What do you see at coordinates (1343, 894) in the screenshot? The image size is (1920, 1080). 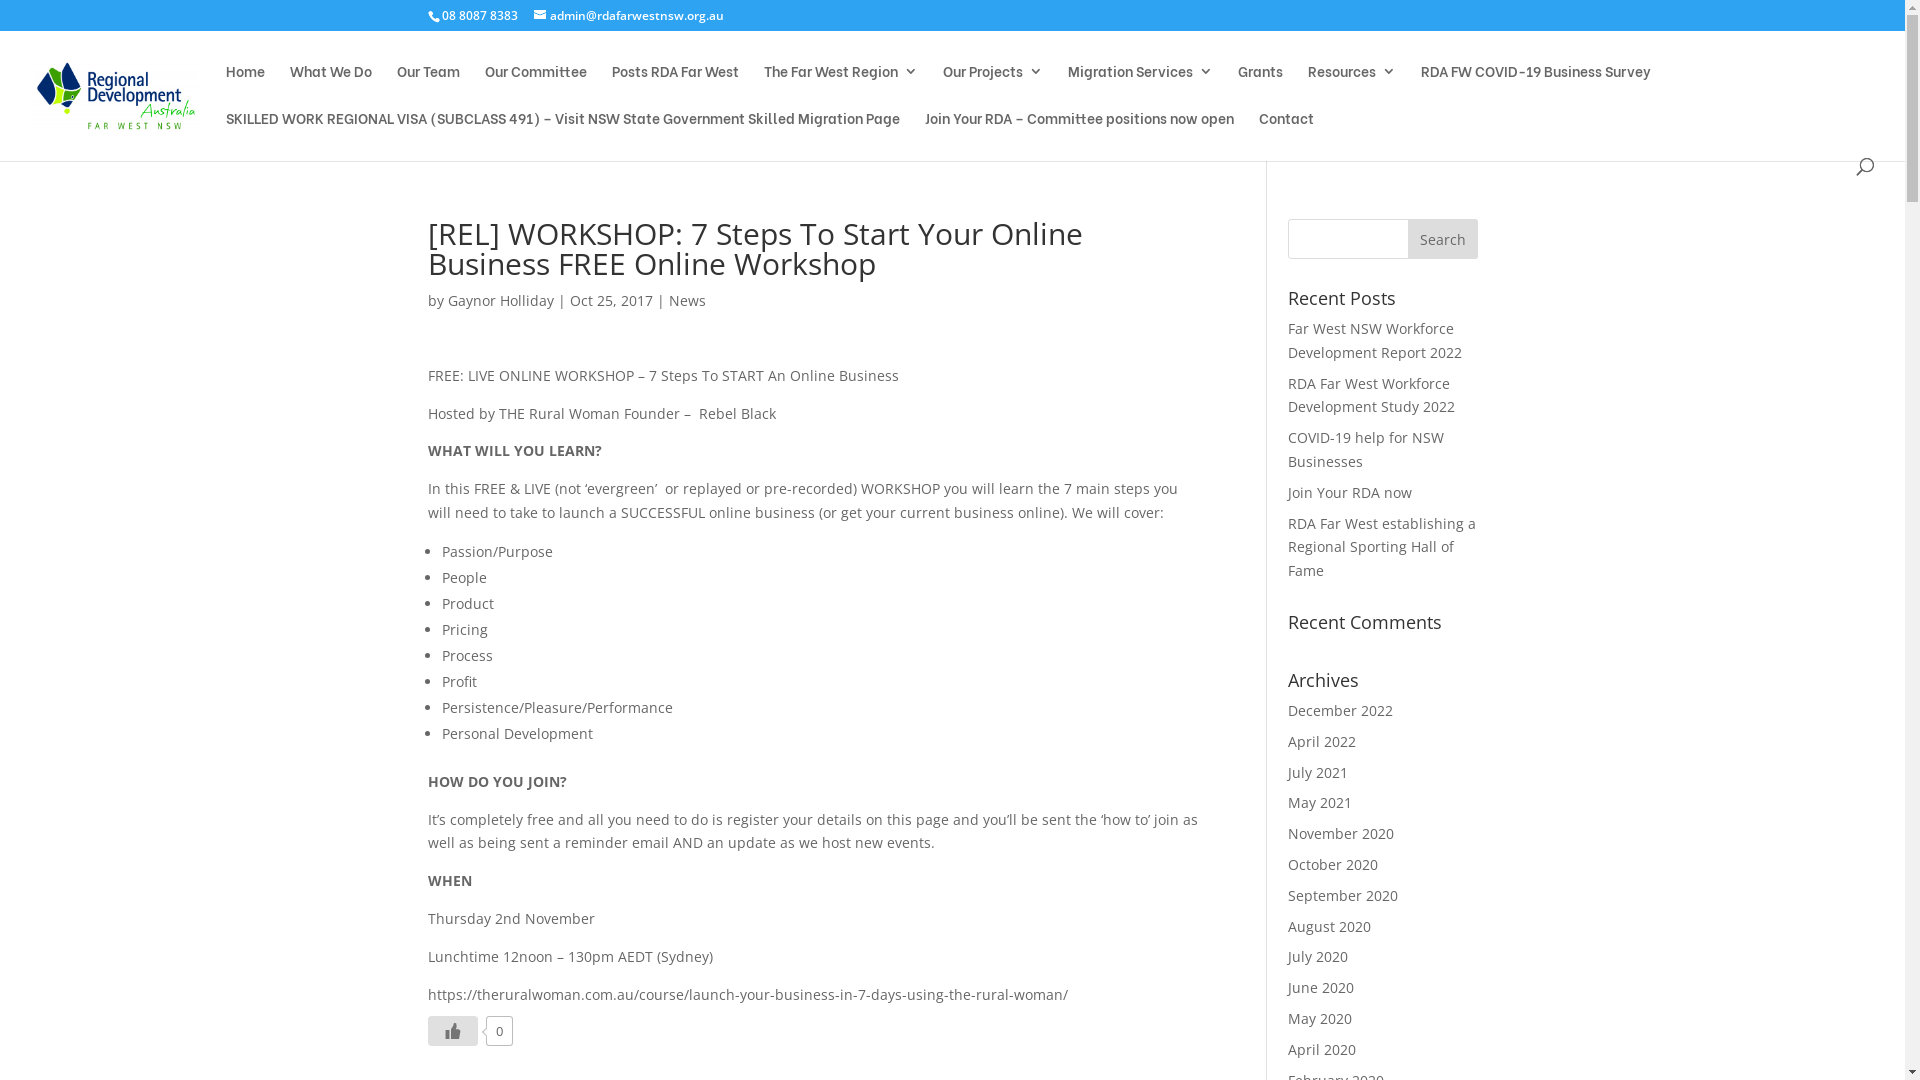 I see `'September 2020'` at bounding box center [1343, 894].